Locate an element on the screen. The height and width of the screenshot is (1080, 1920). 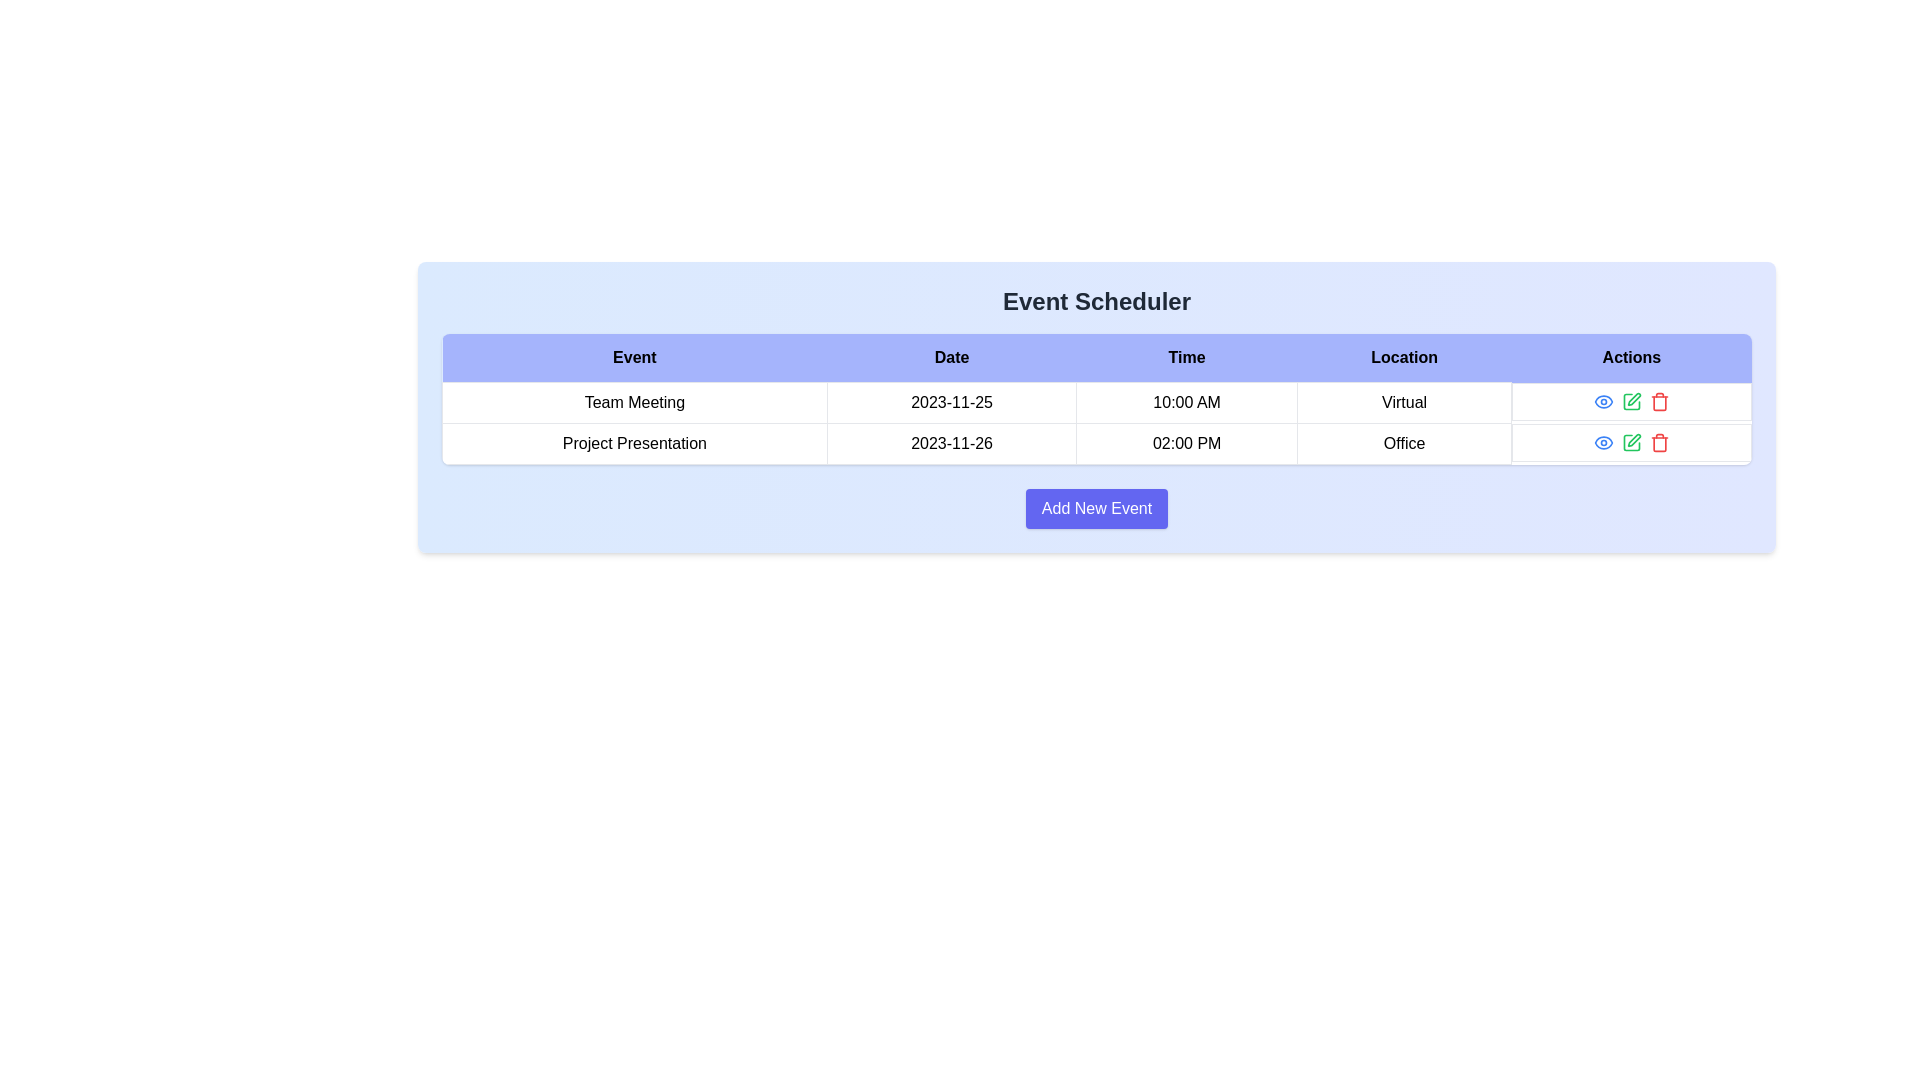
the table cell containing 'Team Meeting' is located at coordinates (633, 402).